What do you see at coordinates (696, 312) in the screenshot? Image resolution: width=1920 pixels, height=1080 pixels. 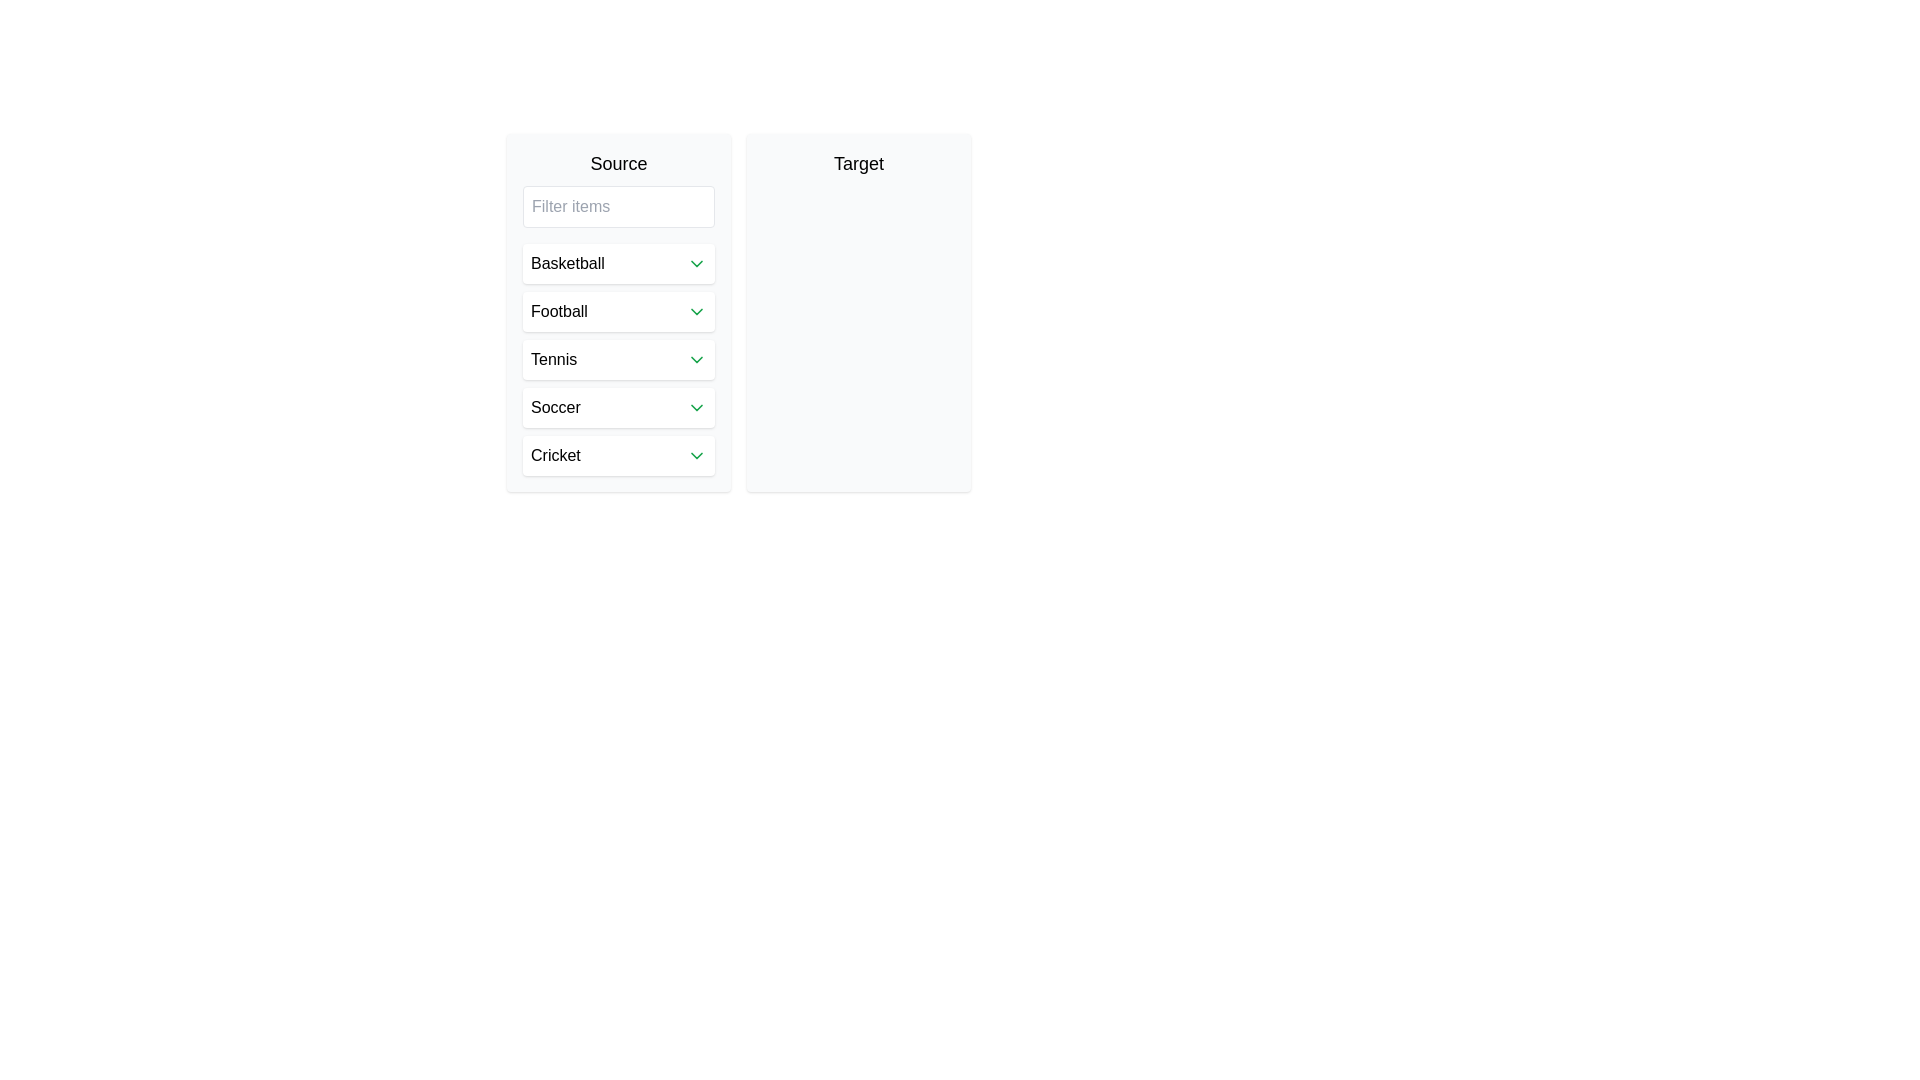 I see `the green downward-facing chevron arrow icon located to the right of the 'Football' text` at bounding box center [696, 312].